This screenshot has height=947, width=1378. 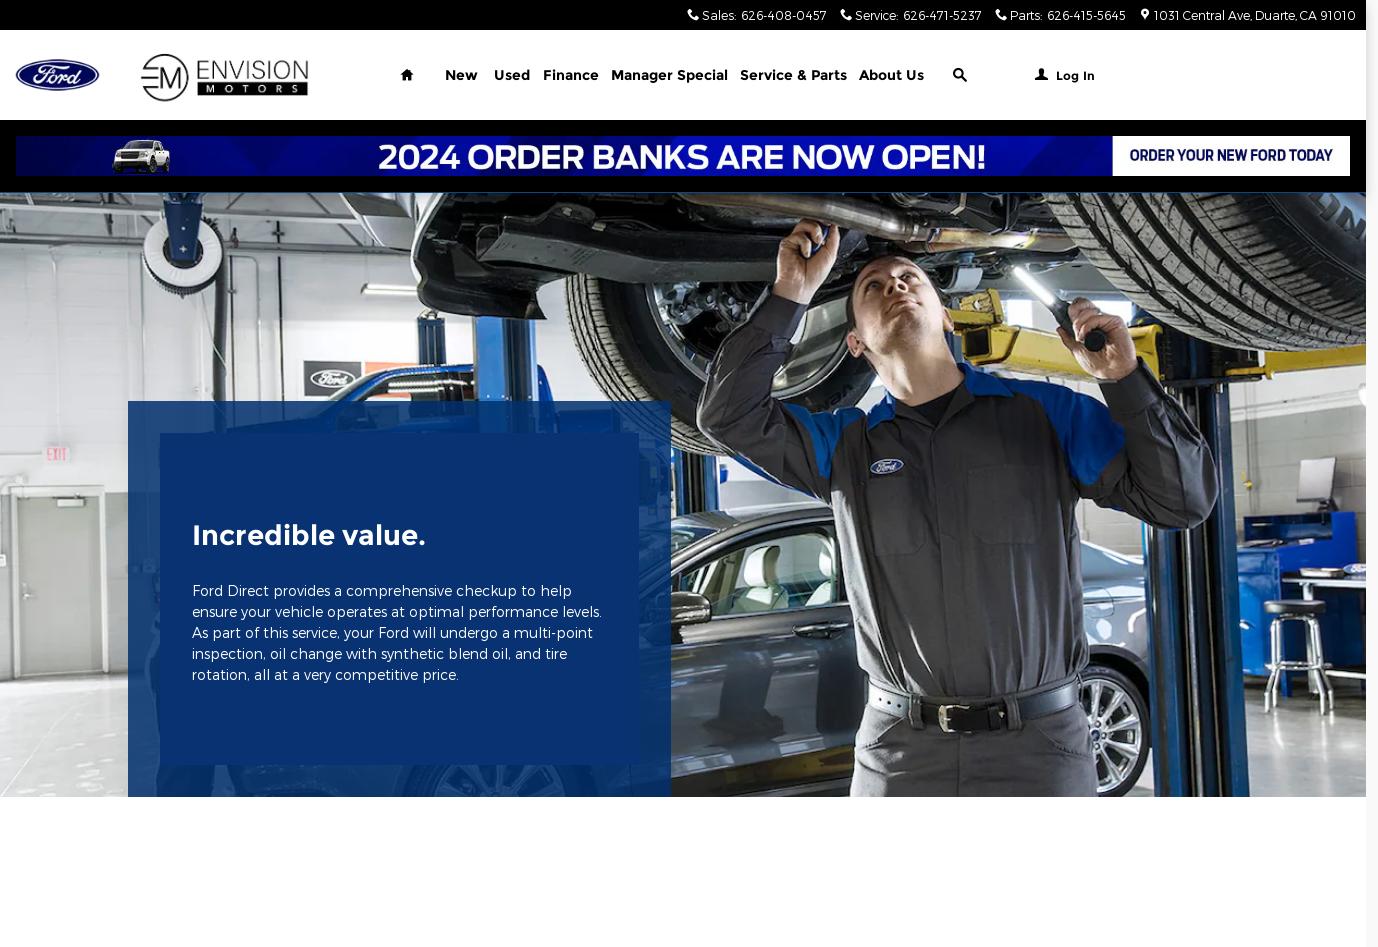 What do you see at coordinates (1308, 14) in the screenshot?
I see `'CA'` at bounding box center [1308, 14].